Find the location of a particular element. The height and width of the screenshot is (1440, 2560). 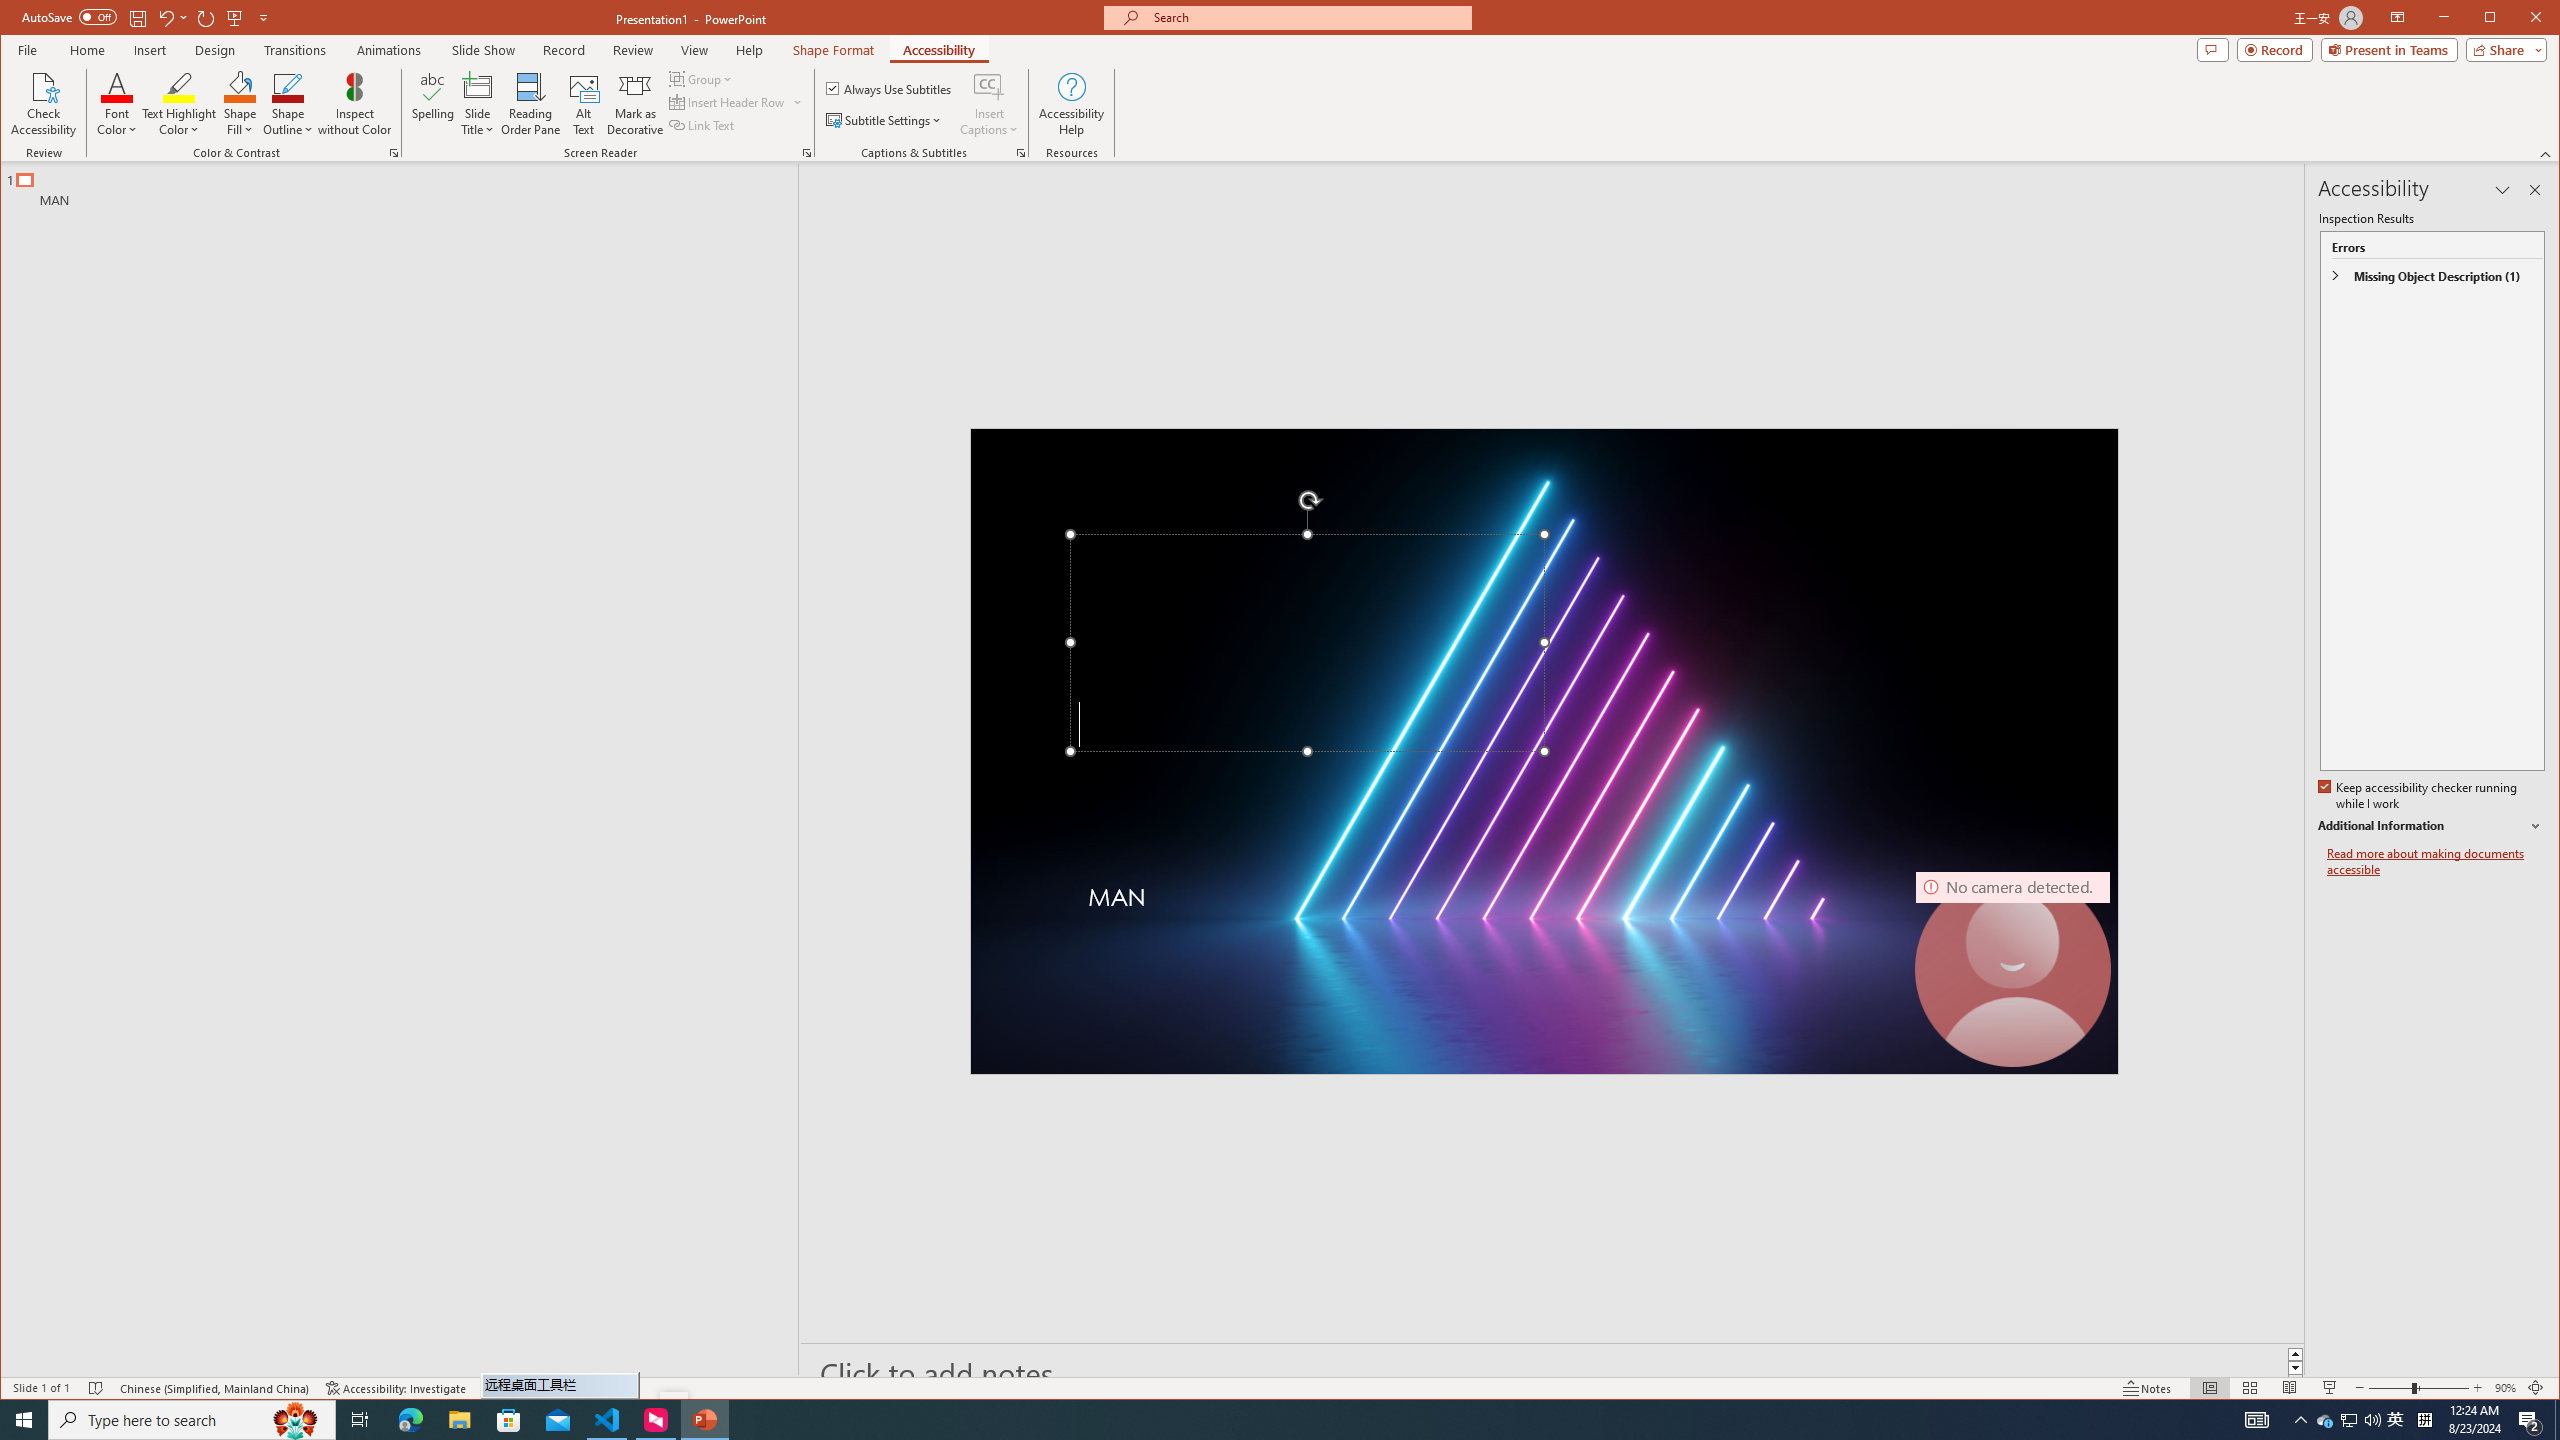

'Shape Fill Orange, Accent 2' is located at coordinates (240, 85).